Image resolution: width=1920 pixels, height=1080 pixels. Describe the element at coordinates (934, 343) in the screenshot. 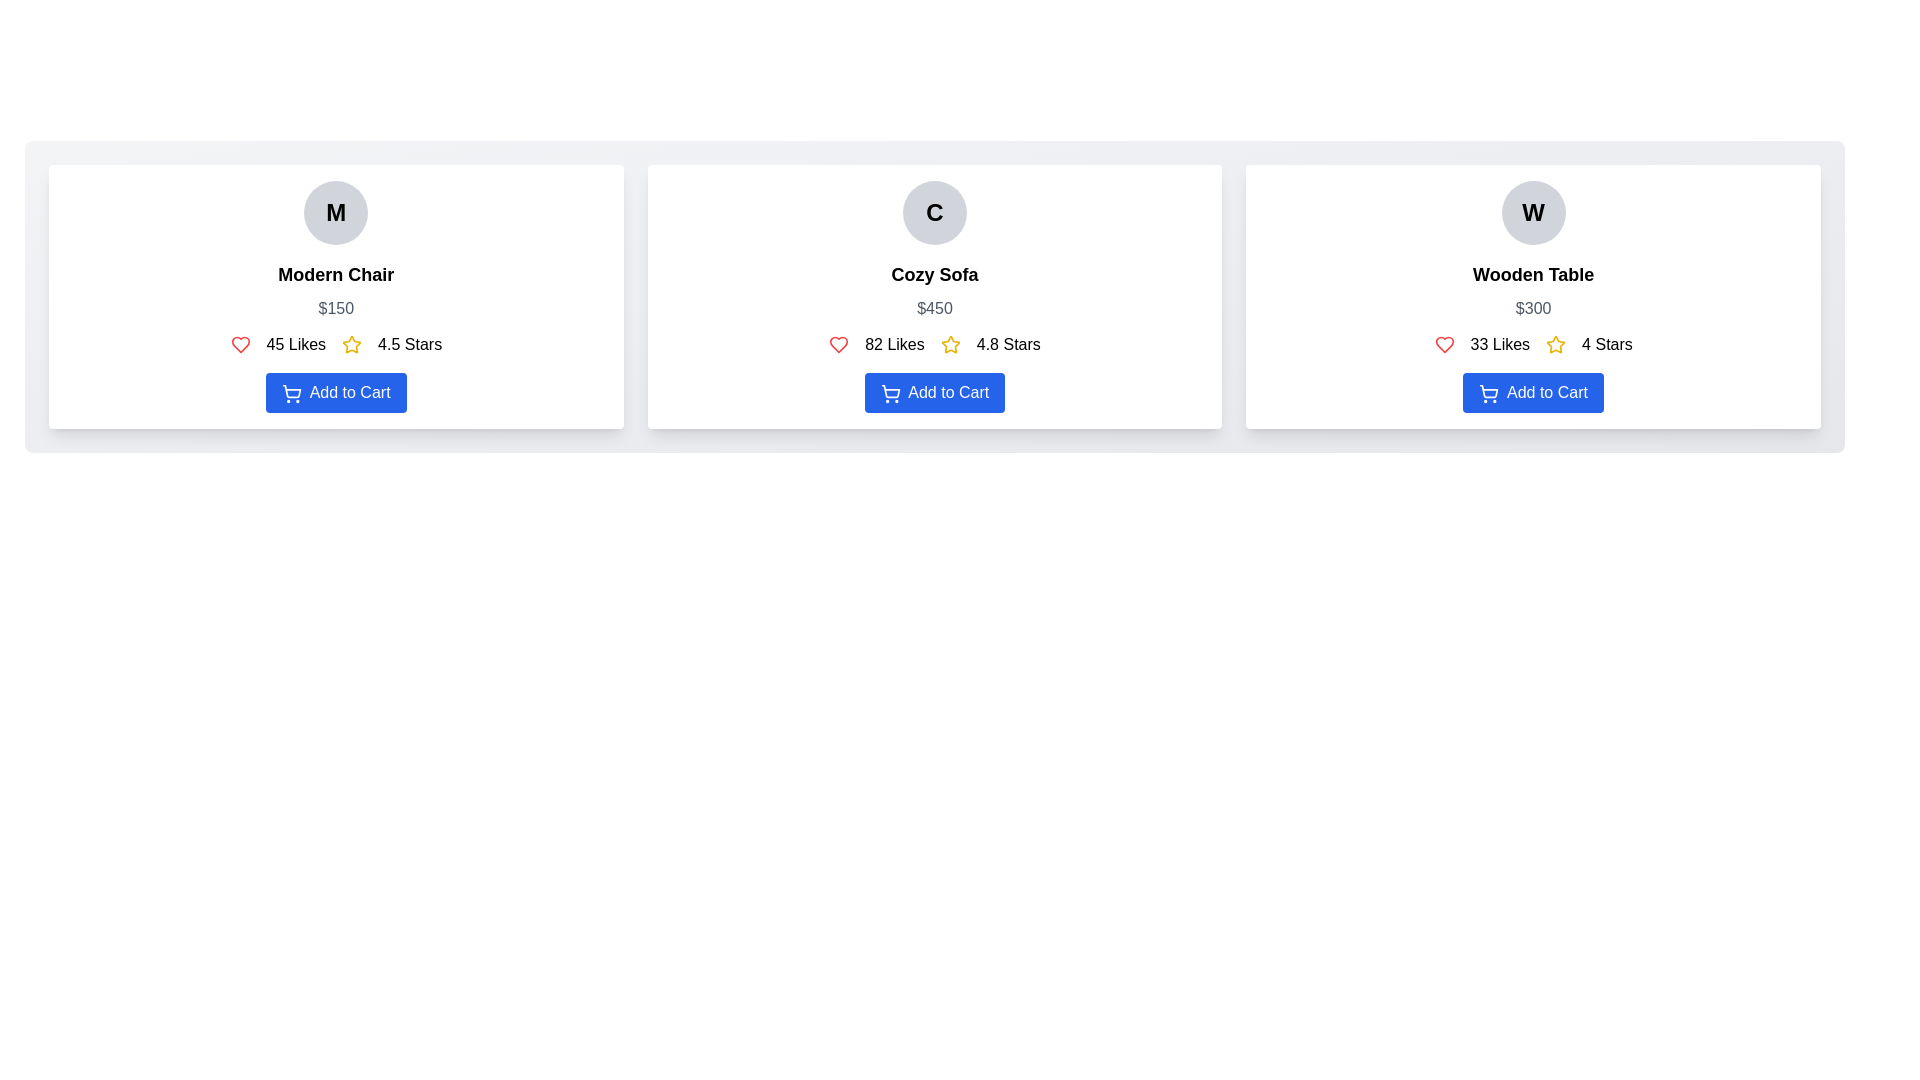

I see `the Text with Icon element that displays feedback and rating information for the 'Cozy Sofa' product, located below the product price and above the 'Add to Cart' button` at that location.